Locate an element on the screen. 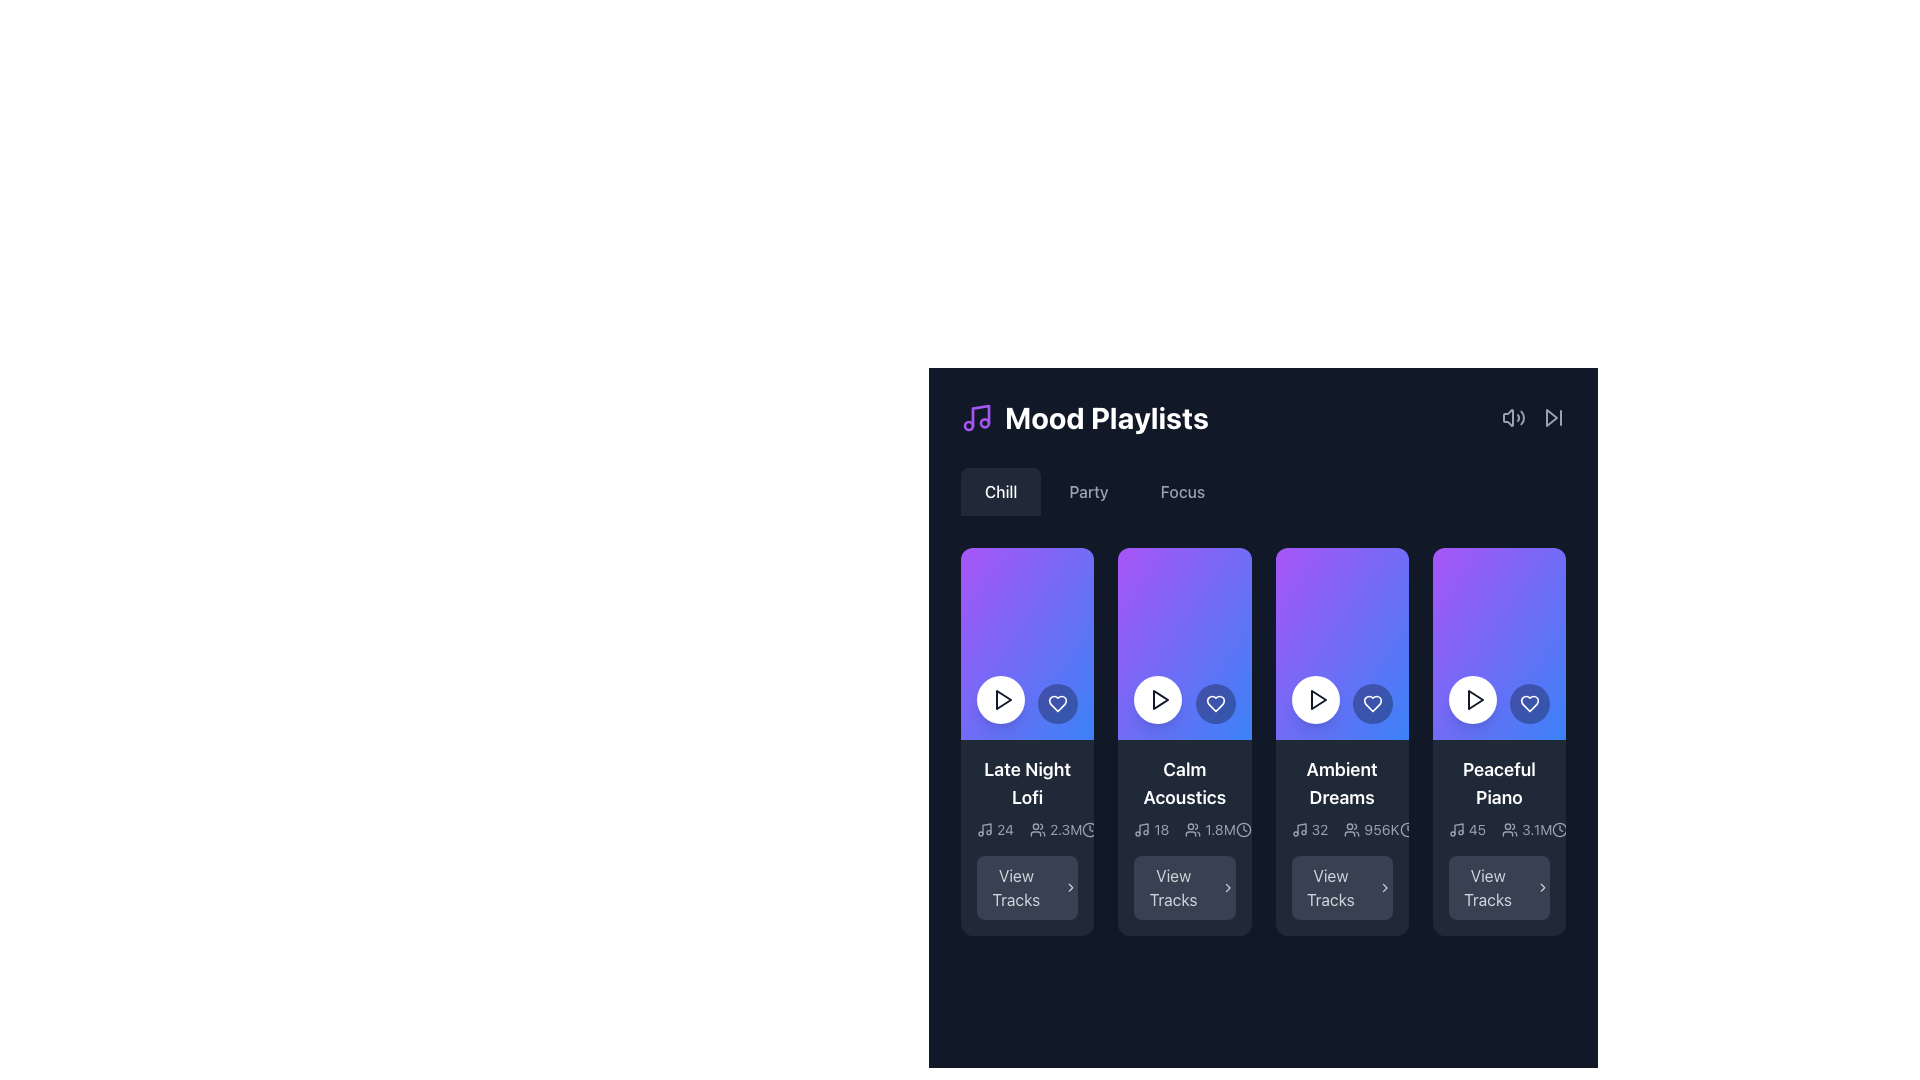  the heart button is located at coordinates (1529, 703).